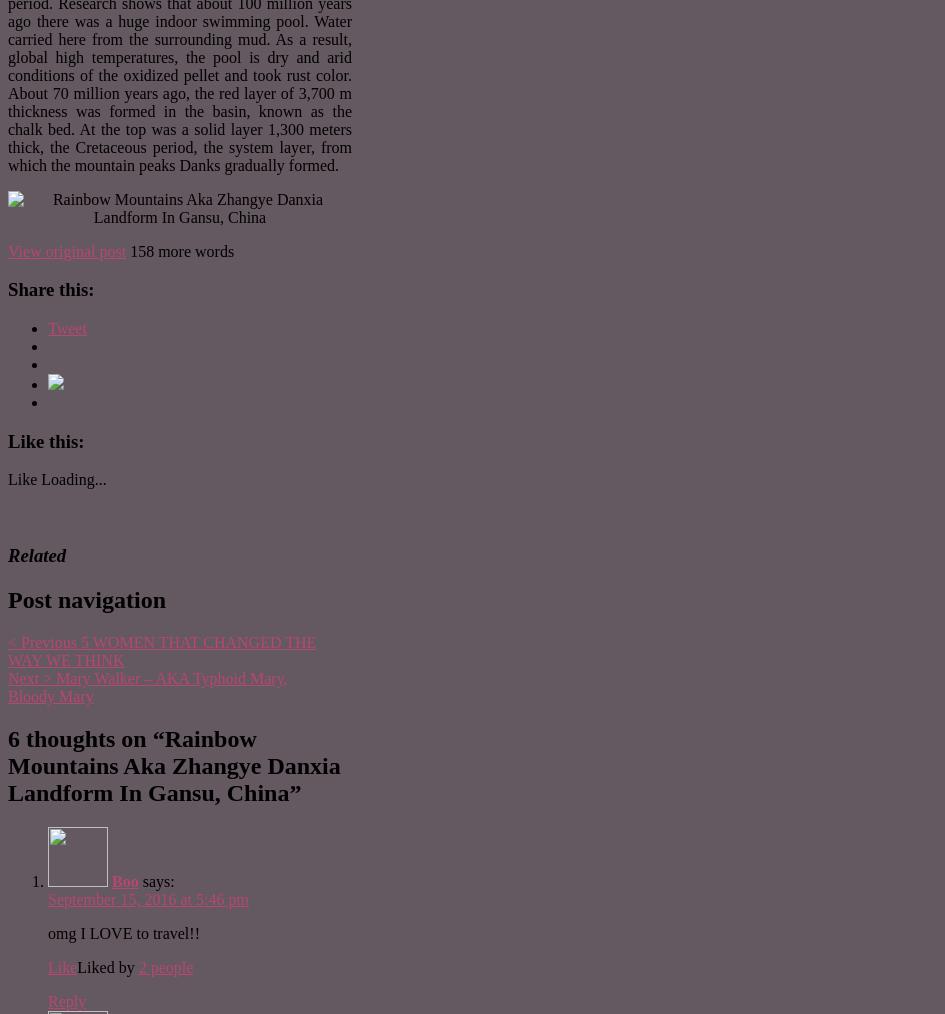 The width and height of the screenshot is (945, 1014). I want to click on '158 more words', so click(129, 249).